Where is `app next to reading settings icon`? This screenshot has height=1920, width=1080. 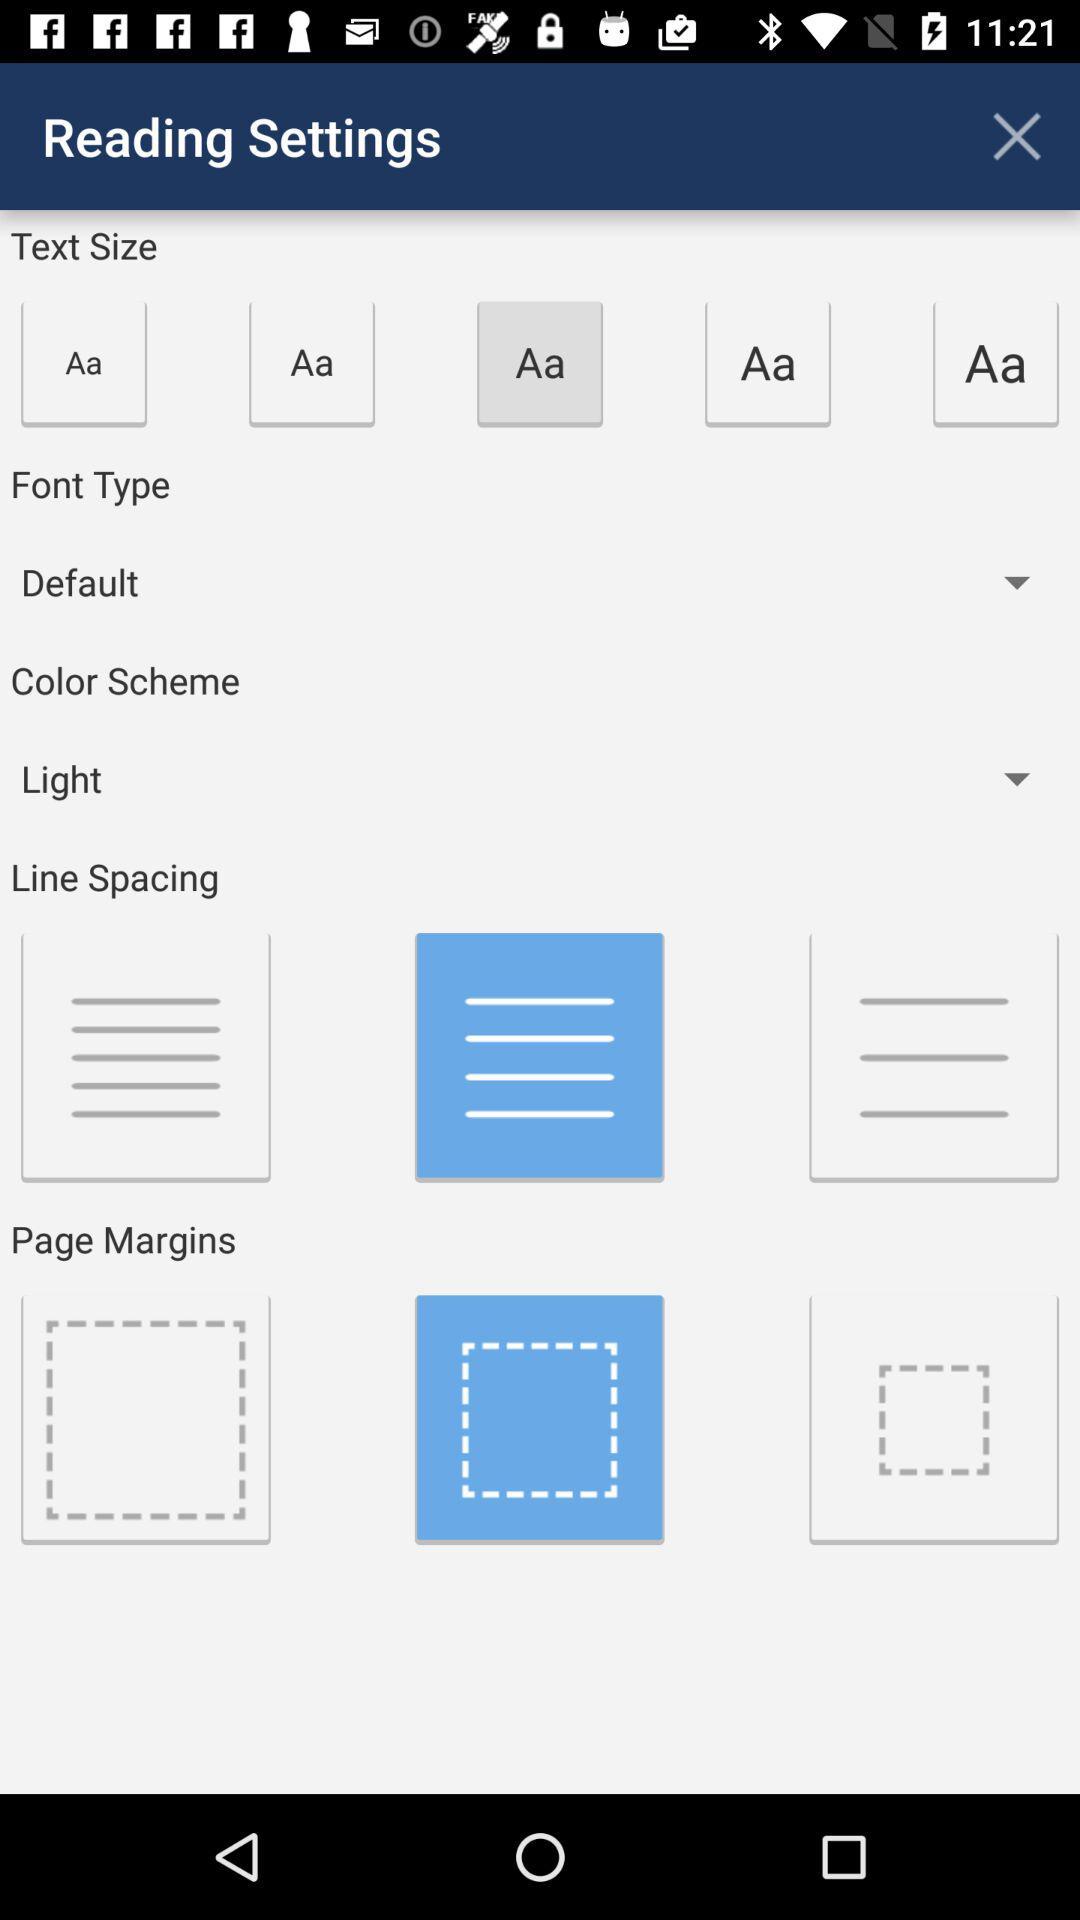
app next to reading settings icon is located at coordinates (1017, 135).